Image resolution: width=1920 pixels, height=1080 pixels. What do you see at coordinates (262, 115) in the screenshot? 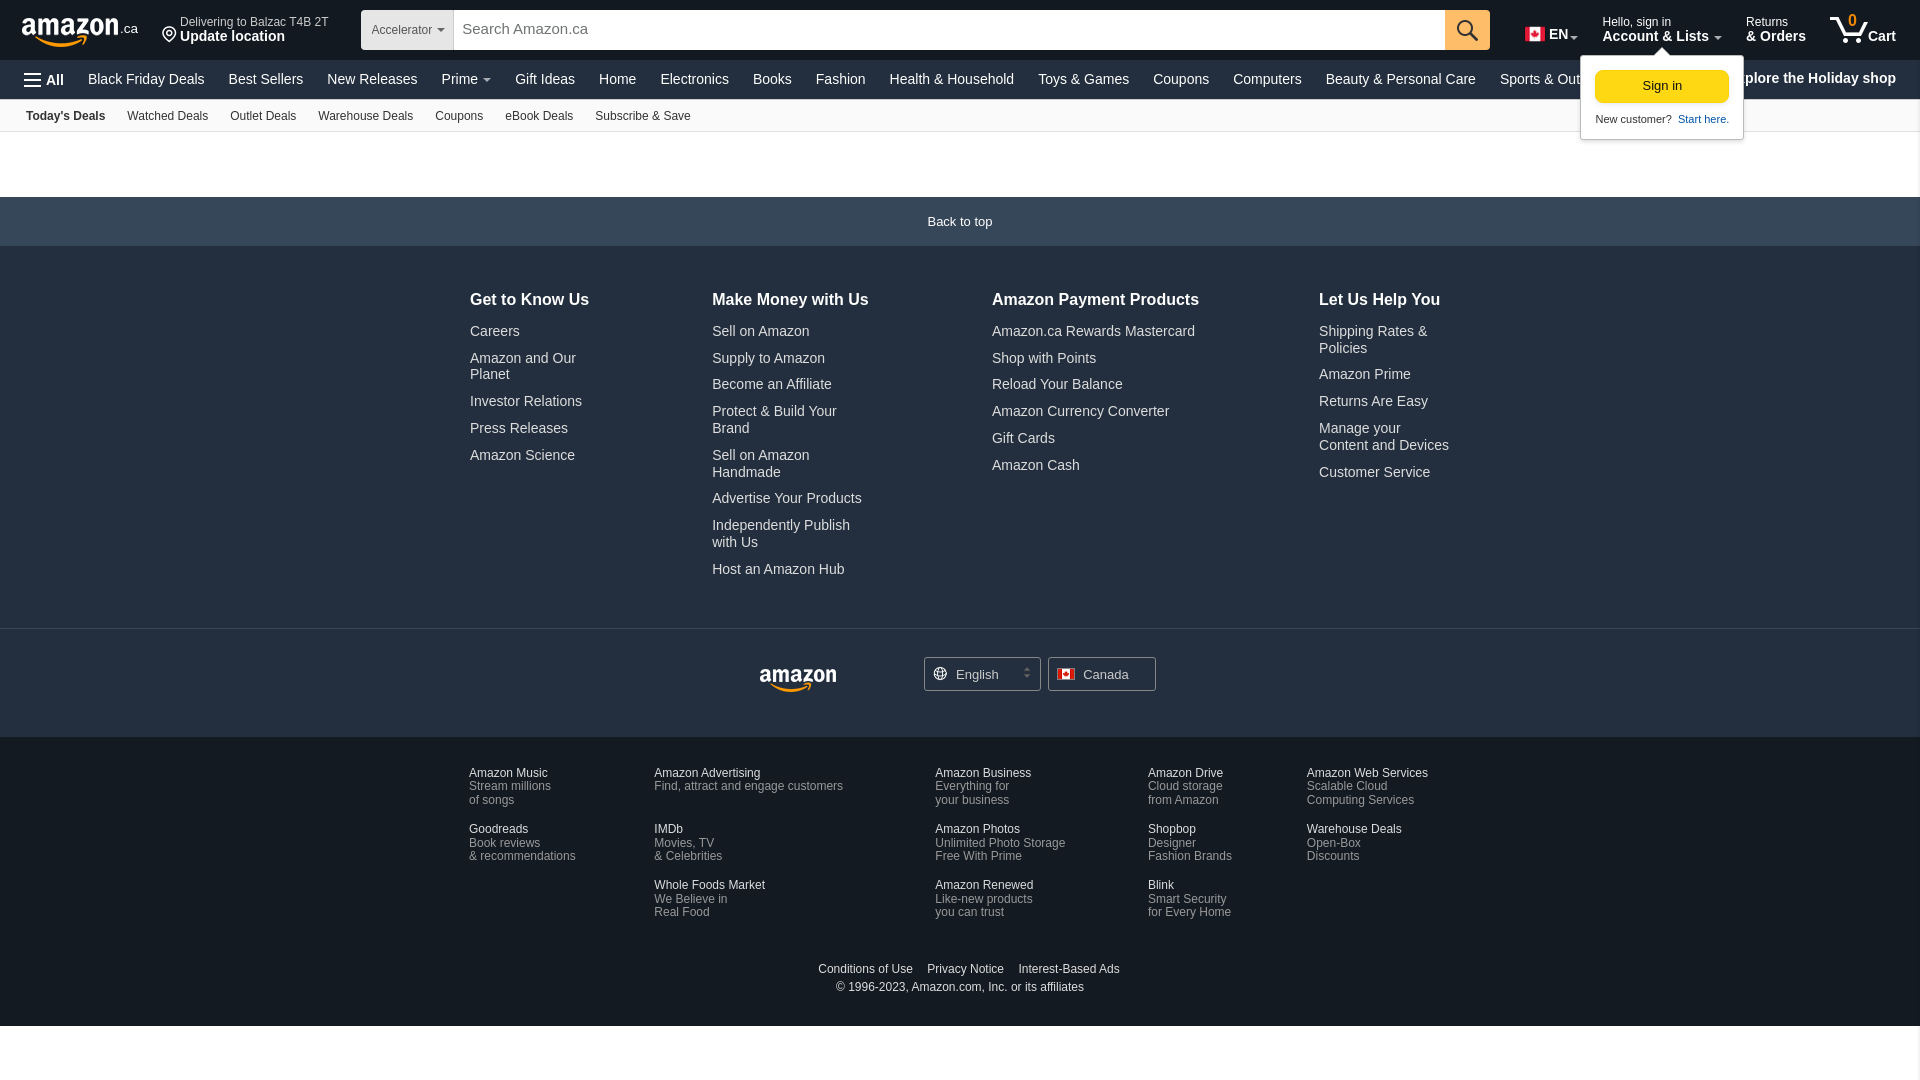
I see `'Outlet Deals'` at bounding box center [262, 115].